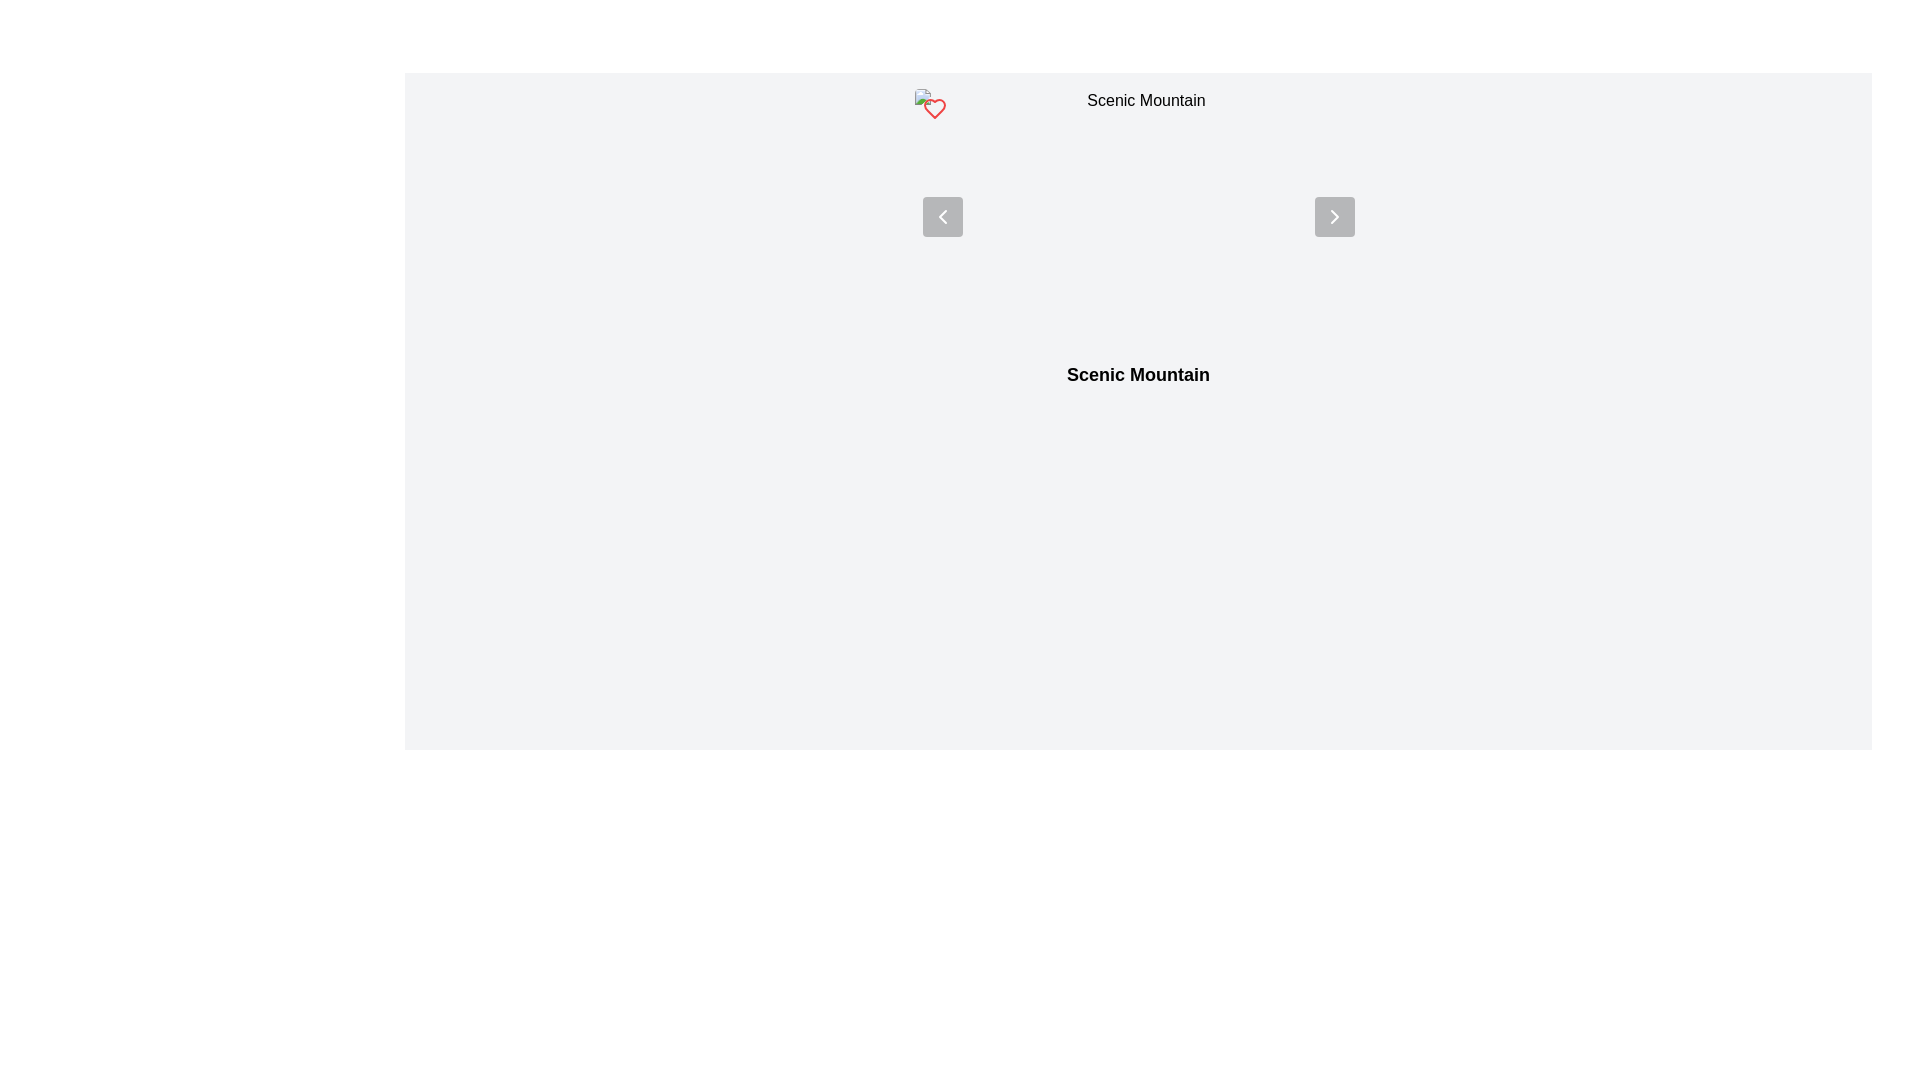 The width and height of the screenshot is (1920, 1080). What do you see at coordinates (941, 216) in the screenshot?
I see `the leftward navigation button in the carousel` at bounding box center [941, 216].